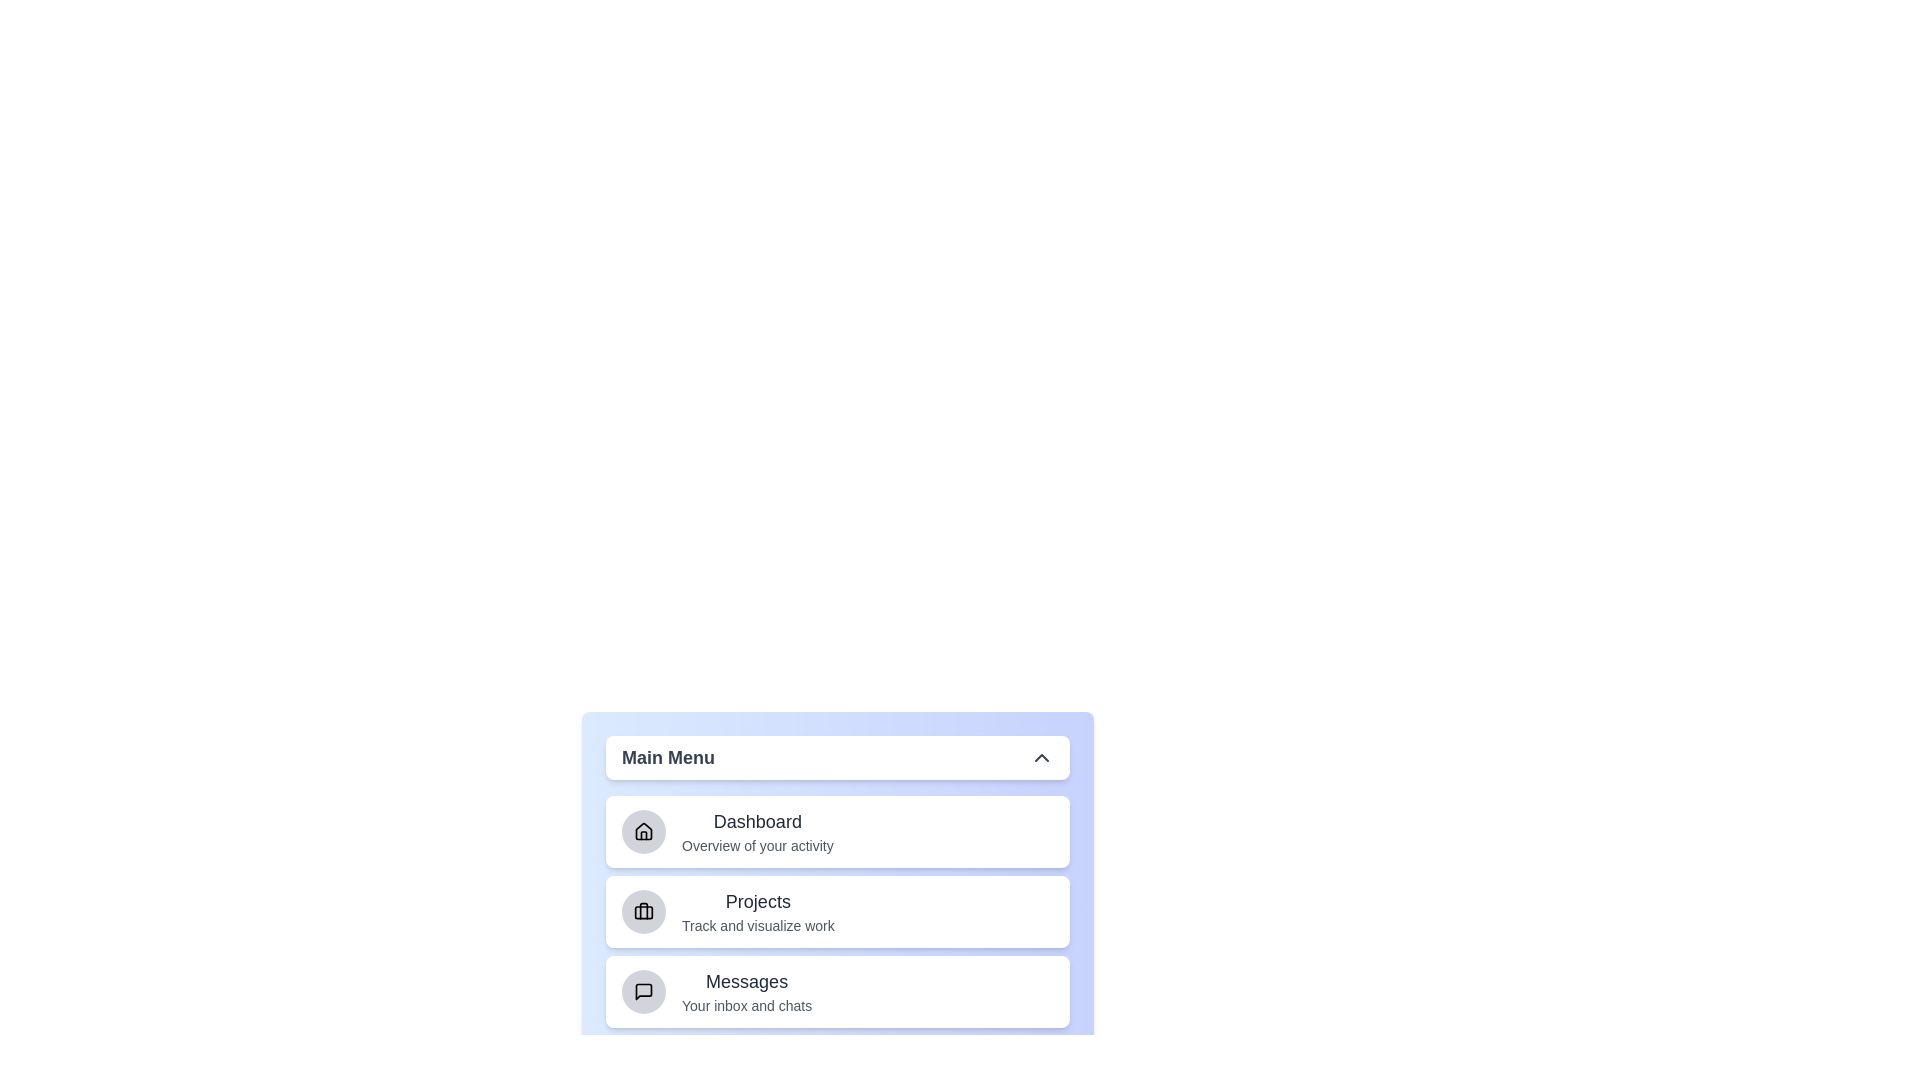 The height and width of the screenshot is (1080, 1920). What do you see at coordinates (643, 911) in the screenshot?
I see `the icon beside the menu item Projects` at bounding box center [643, 911].